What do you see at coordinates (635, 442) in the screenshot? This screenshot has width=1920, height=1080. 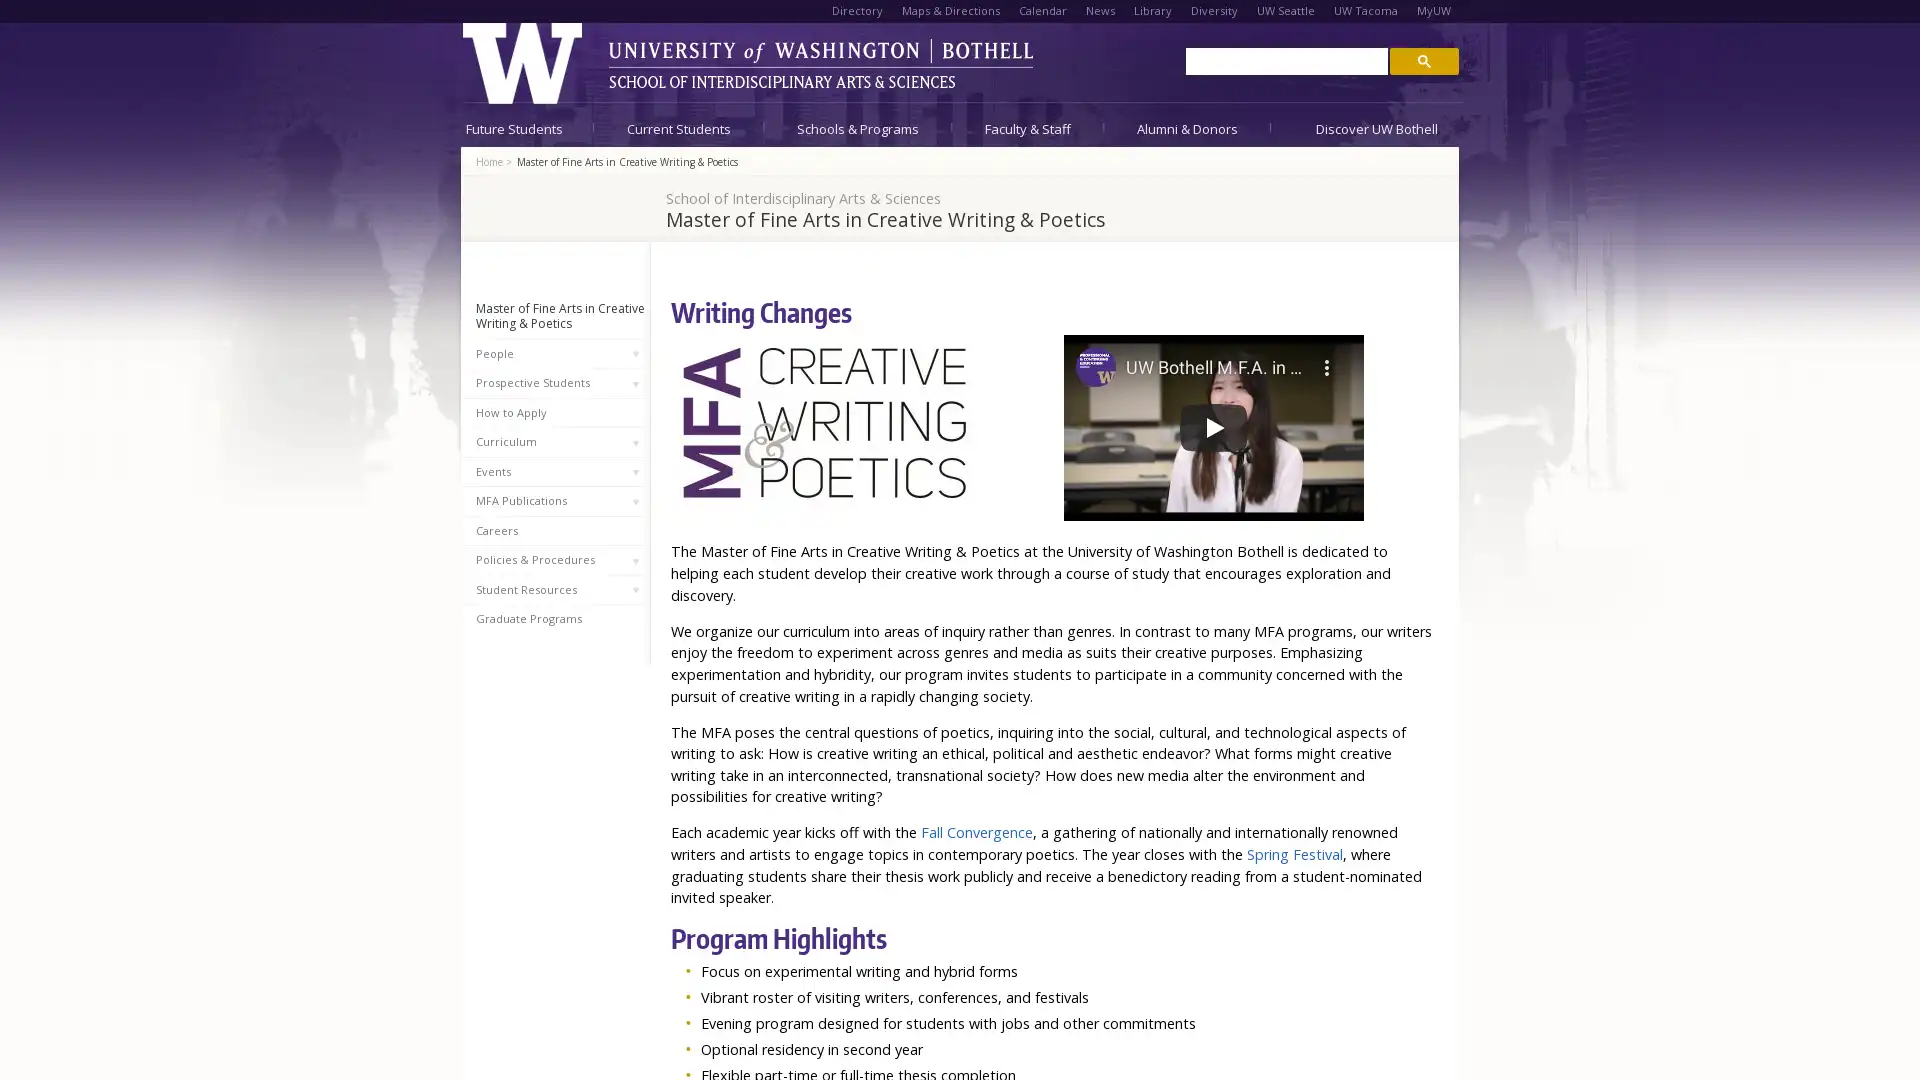 I see `Curriculum Submenu` at bounding box center [635, 442].